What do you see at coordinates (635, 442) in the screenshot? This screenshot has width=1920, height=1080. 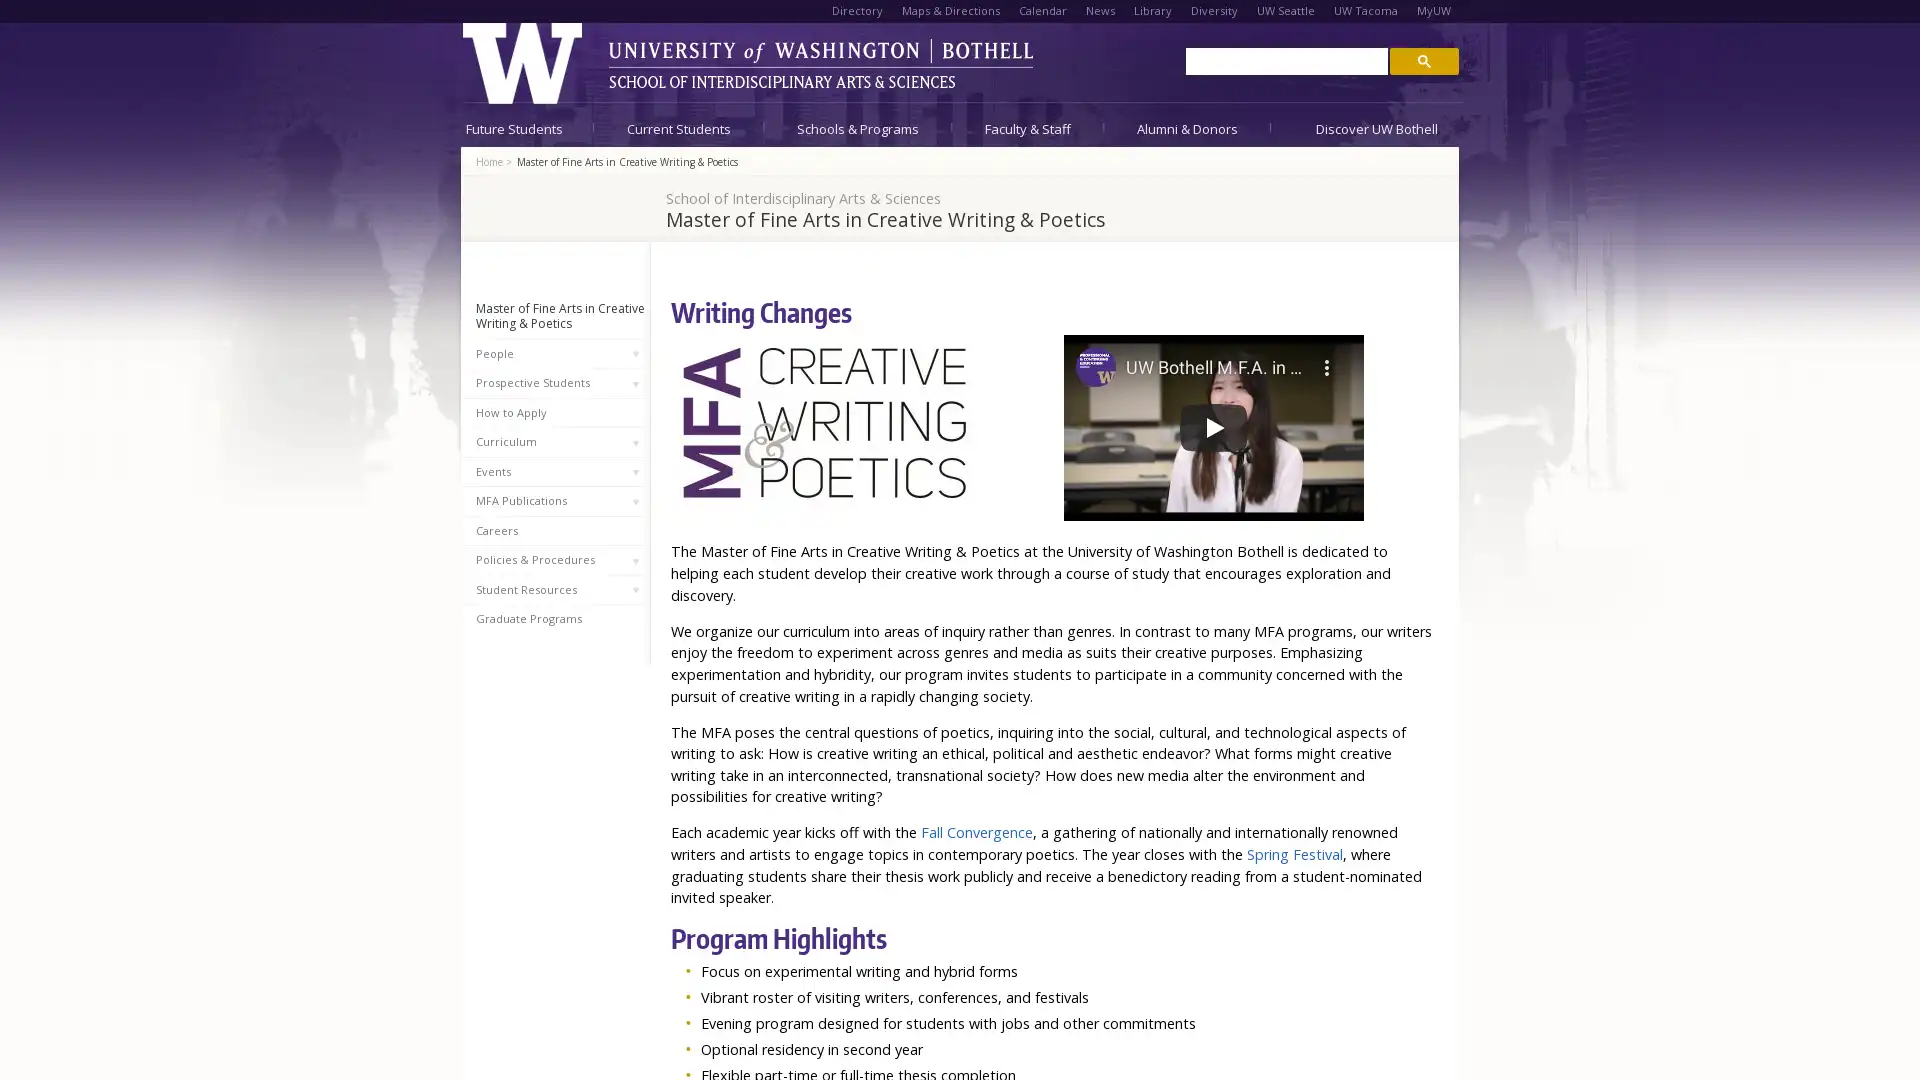 I see `Curriculum Submenu` at bounding box center [635, 442].